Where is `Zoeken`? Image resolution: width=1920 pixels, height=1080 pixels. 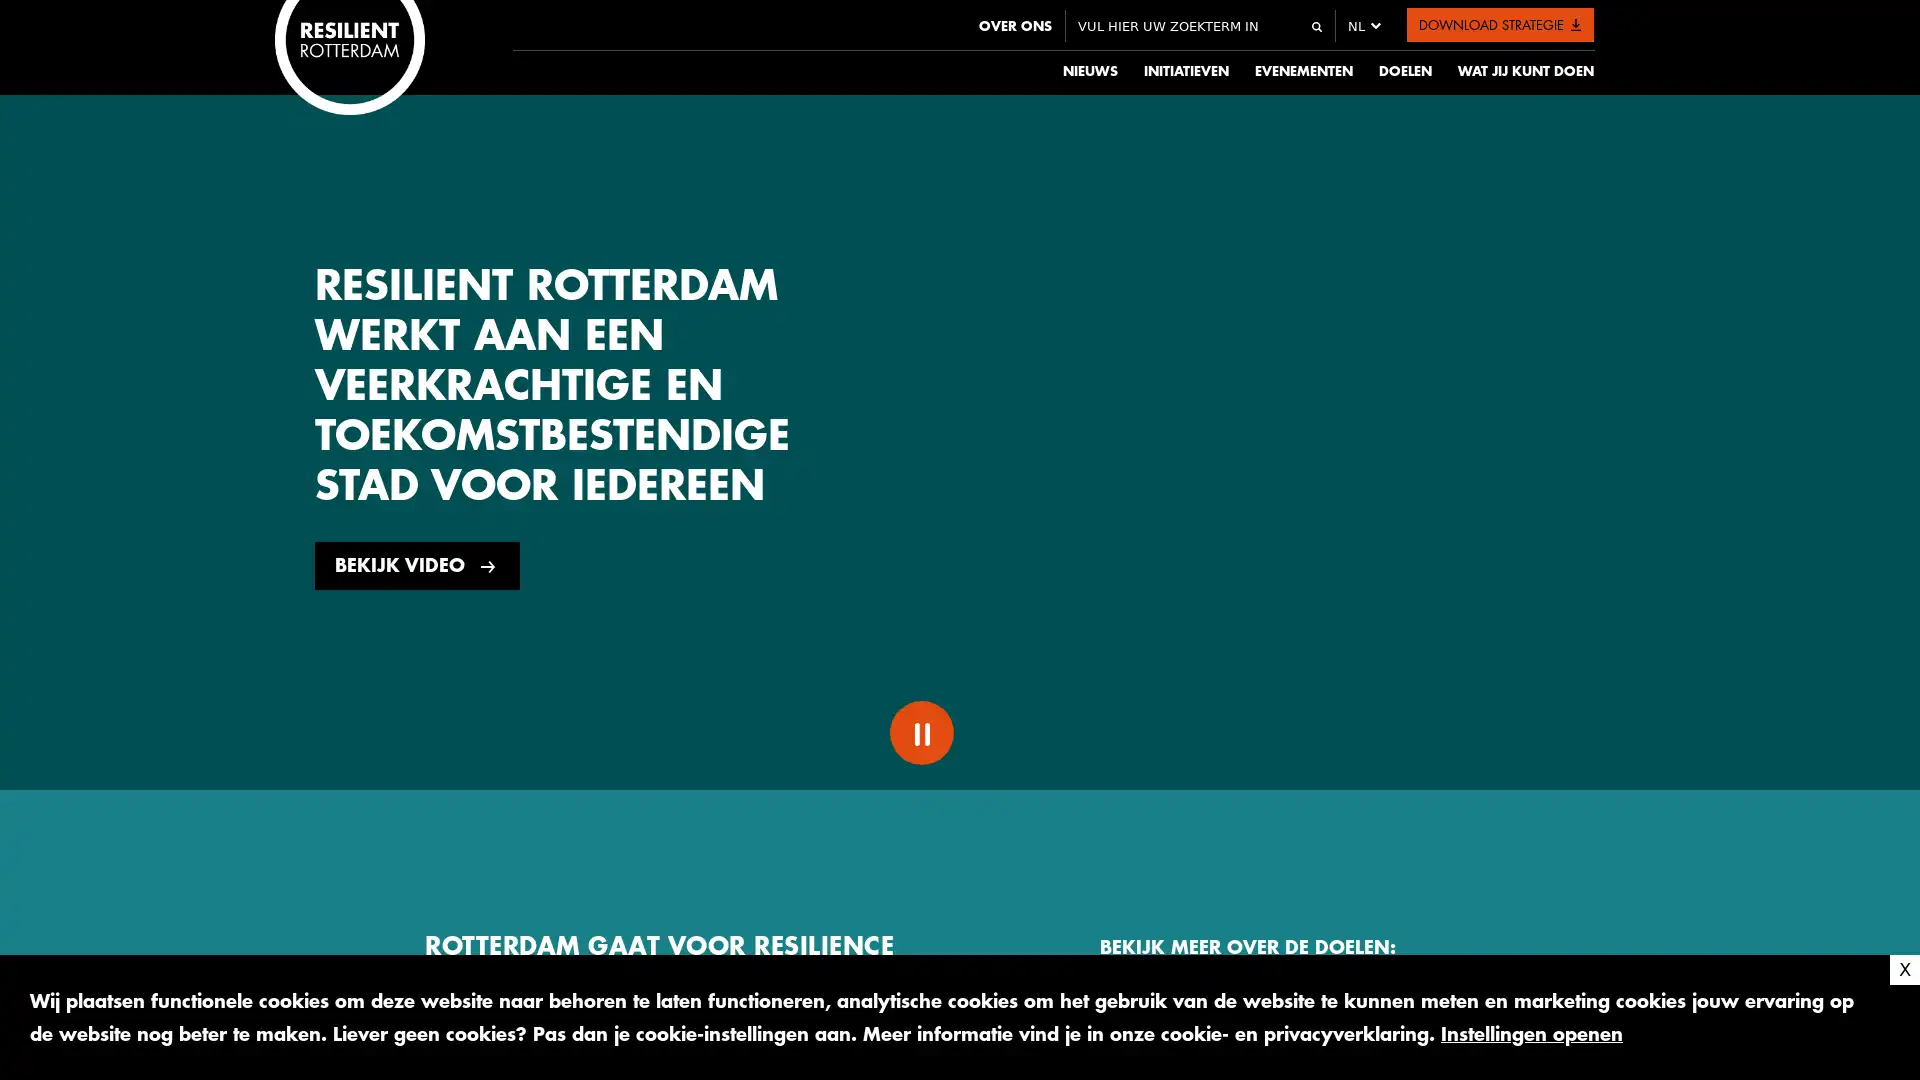
Zoeken is located at coordinates (1315, 27).